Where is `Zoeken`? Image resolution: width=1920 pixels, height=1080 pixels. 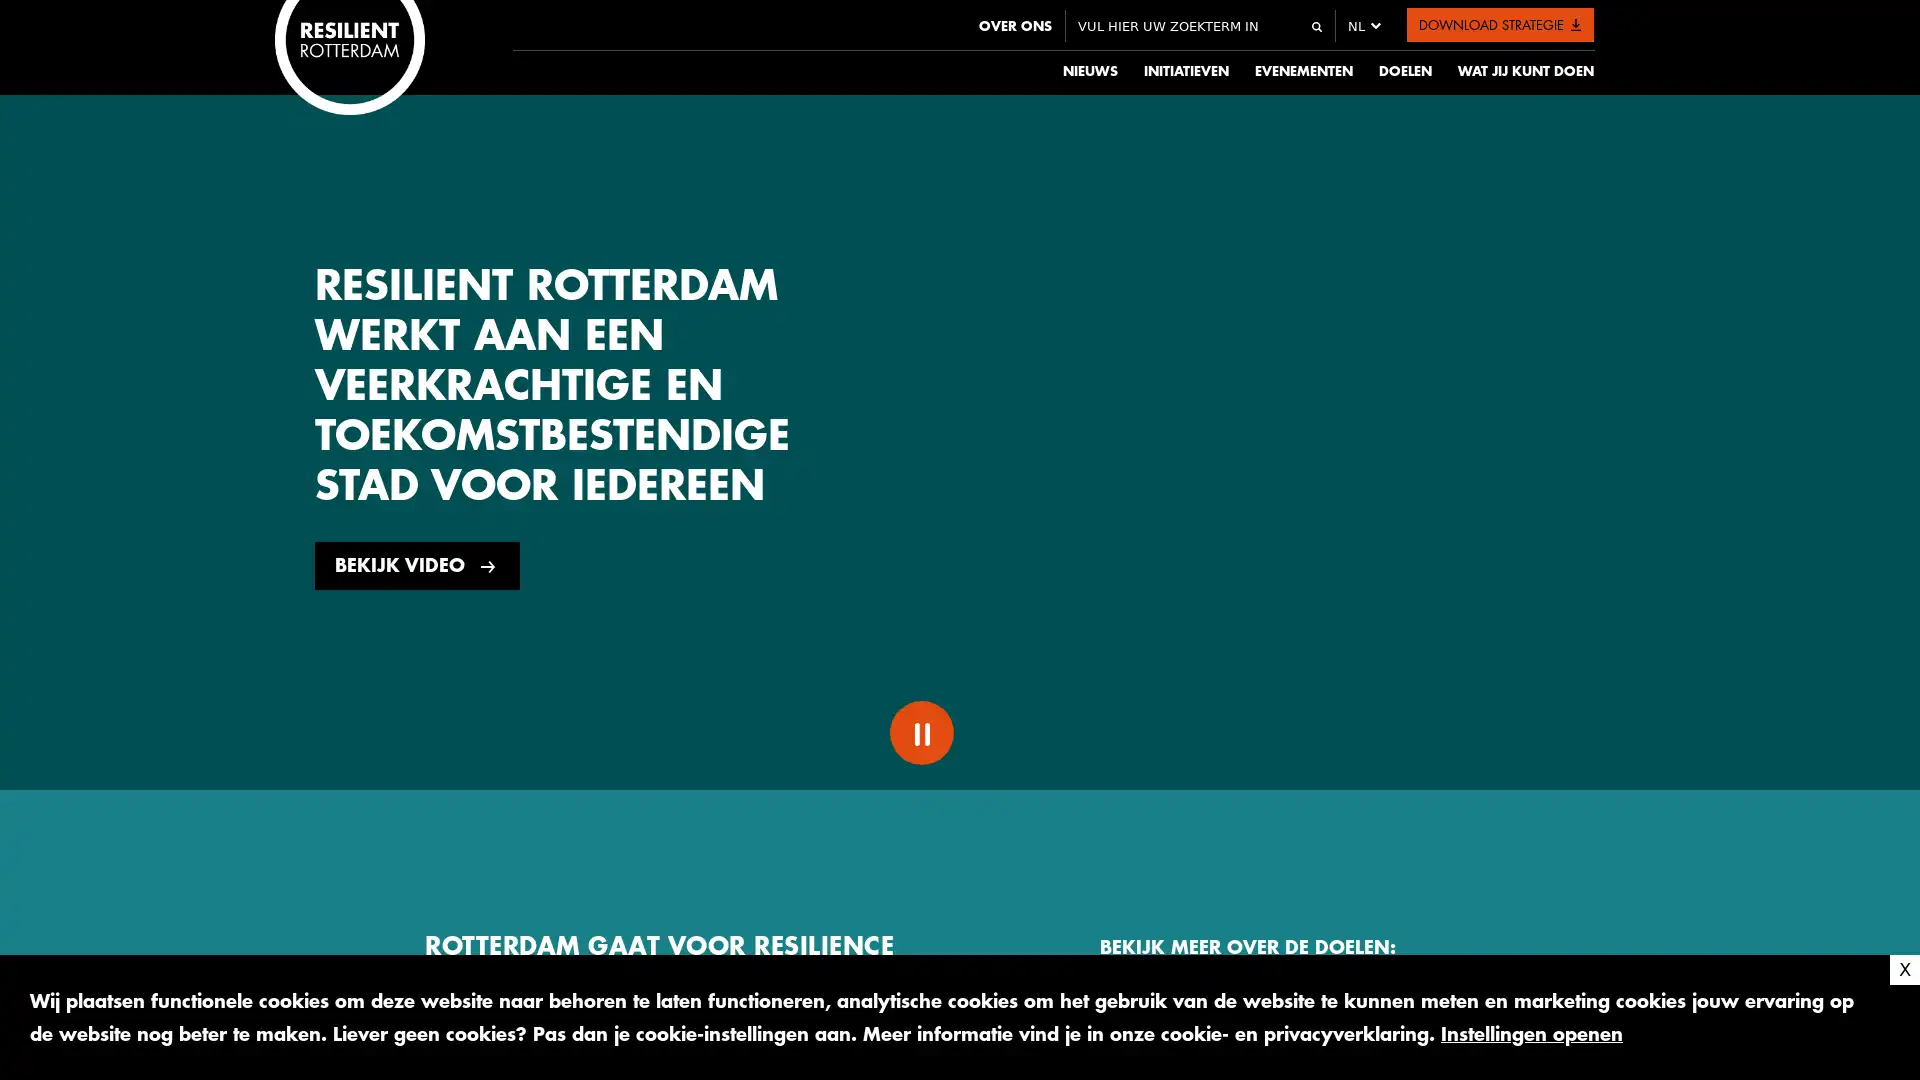
Zoeken is located at coordinates (1315, 27).